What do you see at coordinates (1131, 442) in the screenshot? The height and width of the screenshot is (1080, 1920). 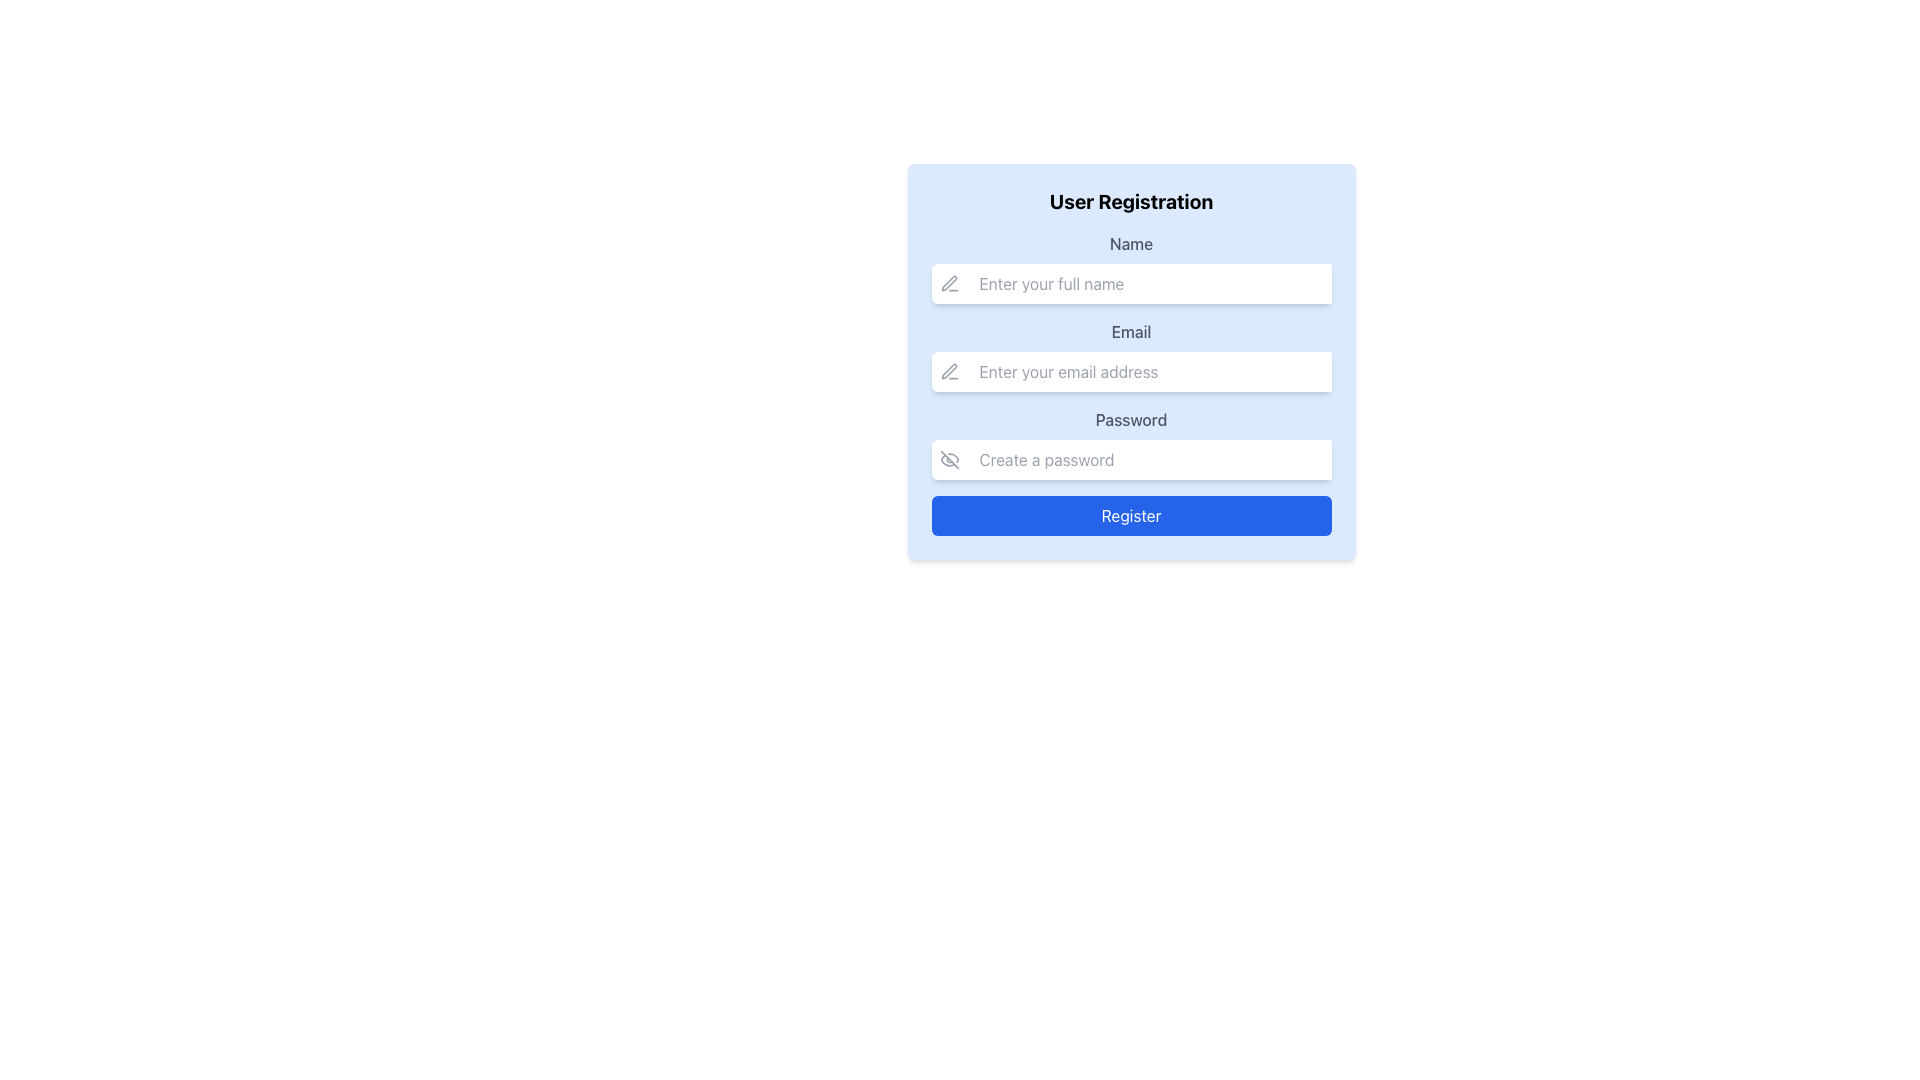 I see `the visibility toggle button of the 'Password' input field in the 'User Registration' form to show or hide the entered password` at bounding box center [1131, 442].